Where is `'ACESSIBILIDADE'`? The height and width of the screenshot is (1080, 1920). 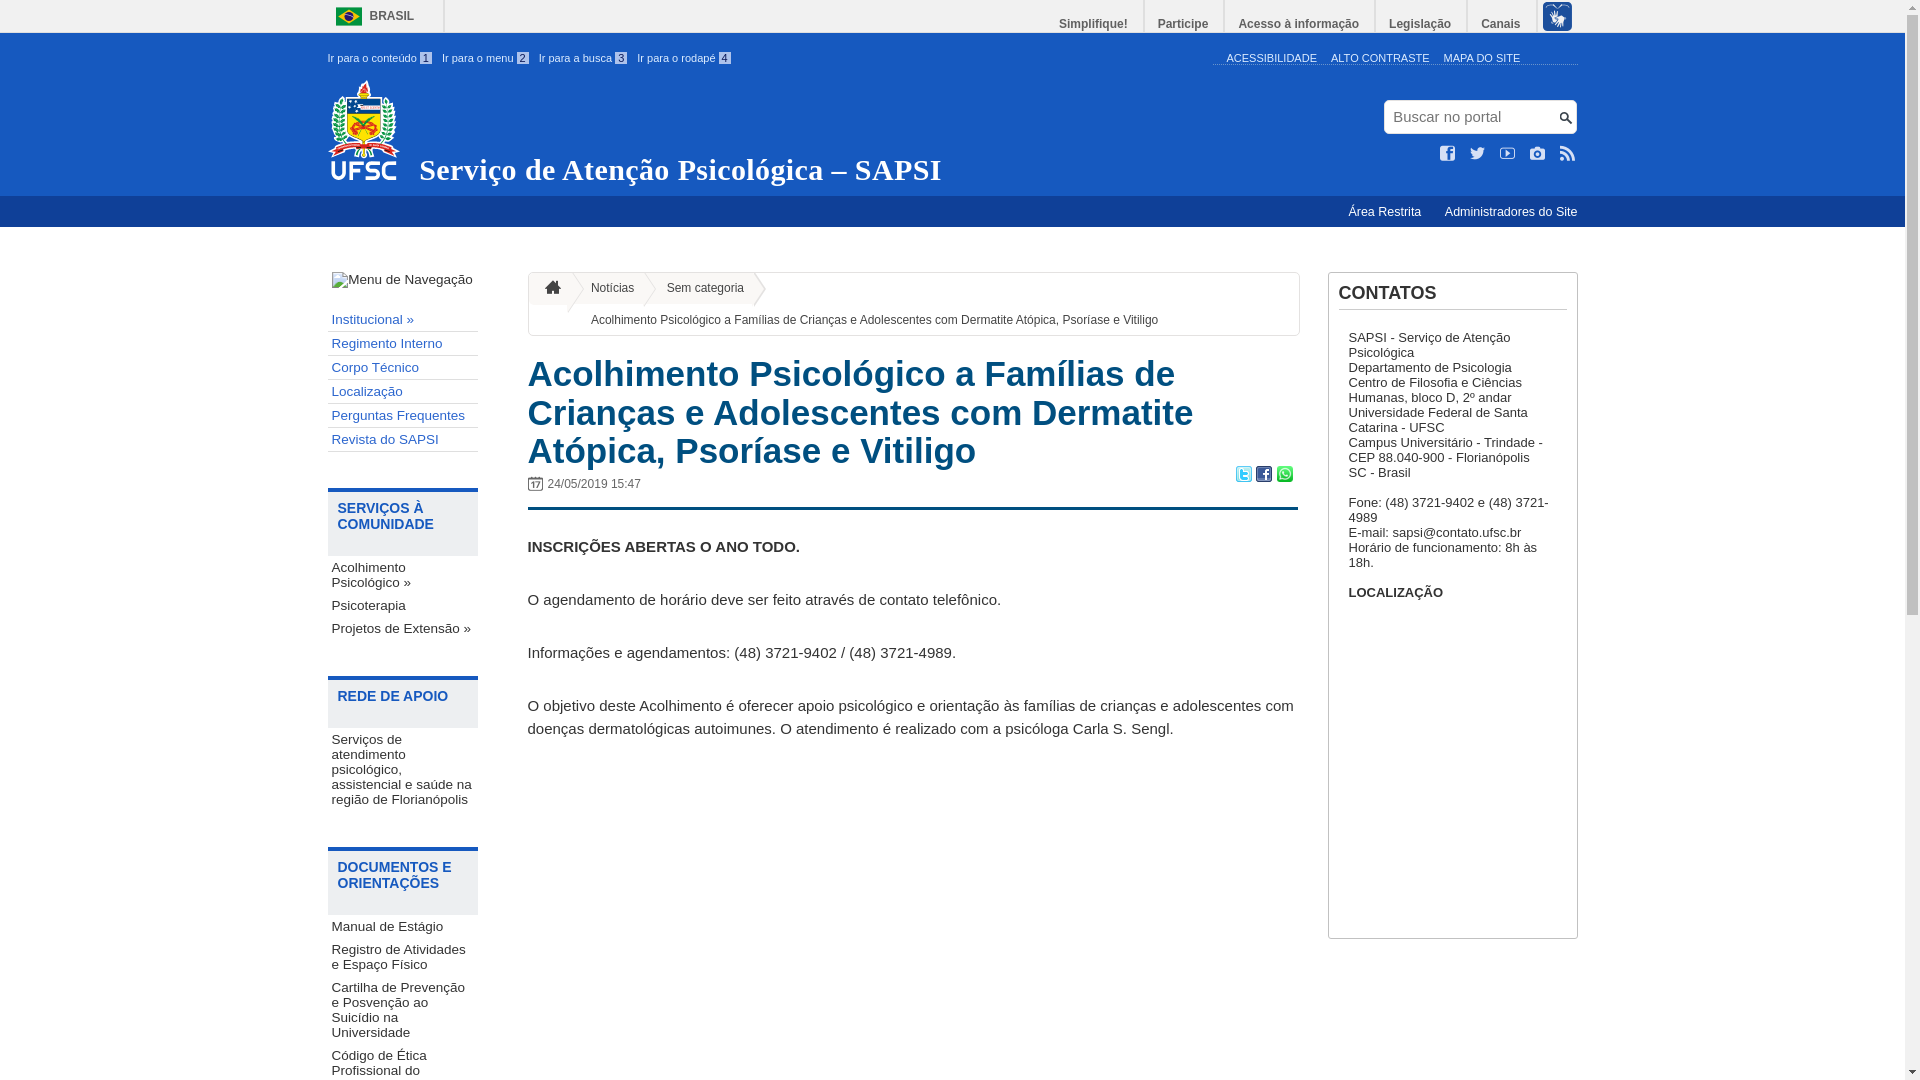 'ACESSIBILIDADE' is located at coordinates (1224, 56).